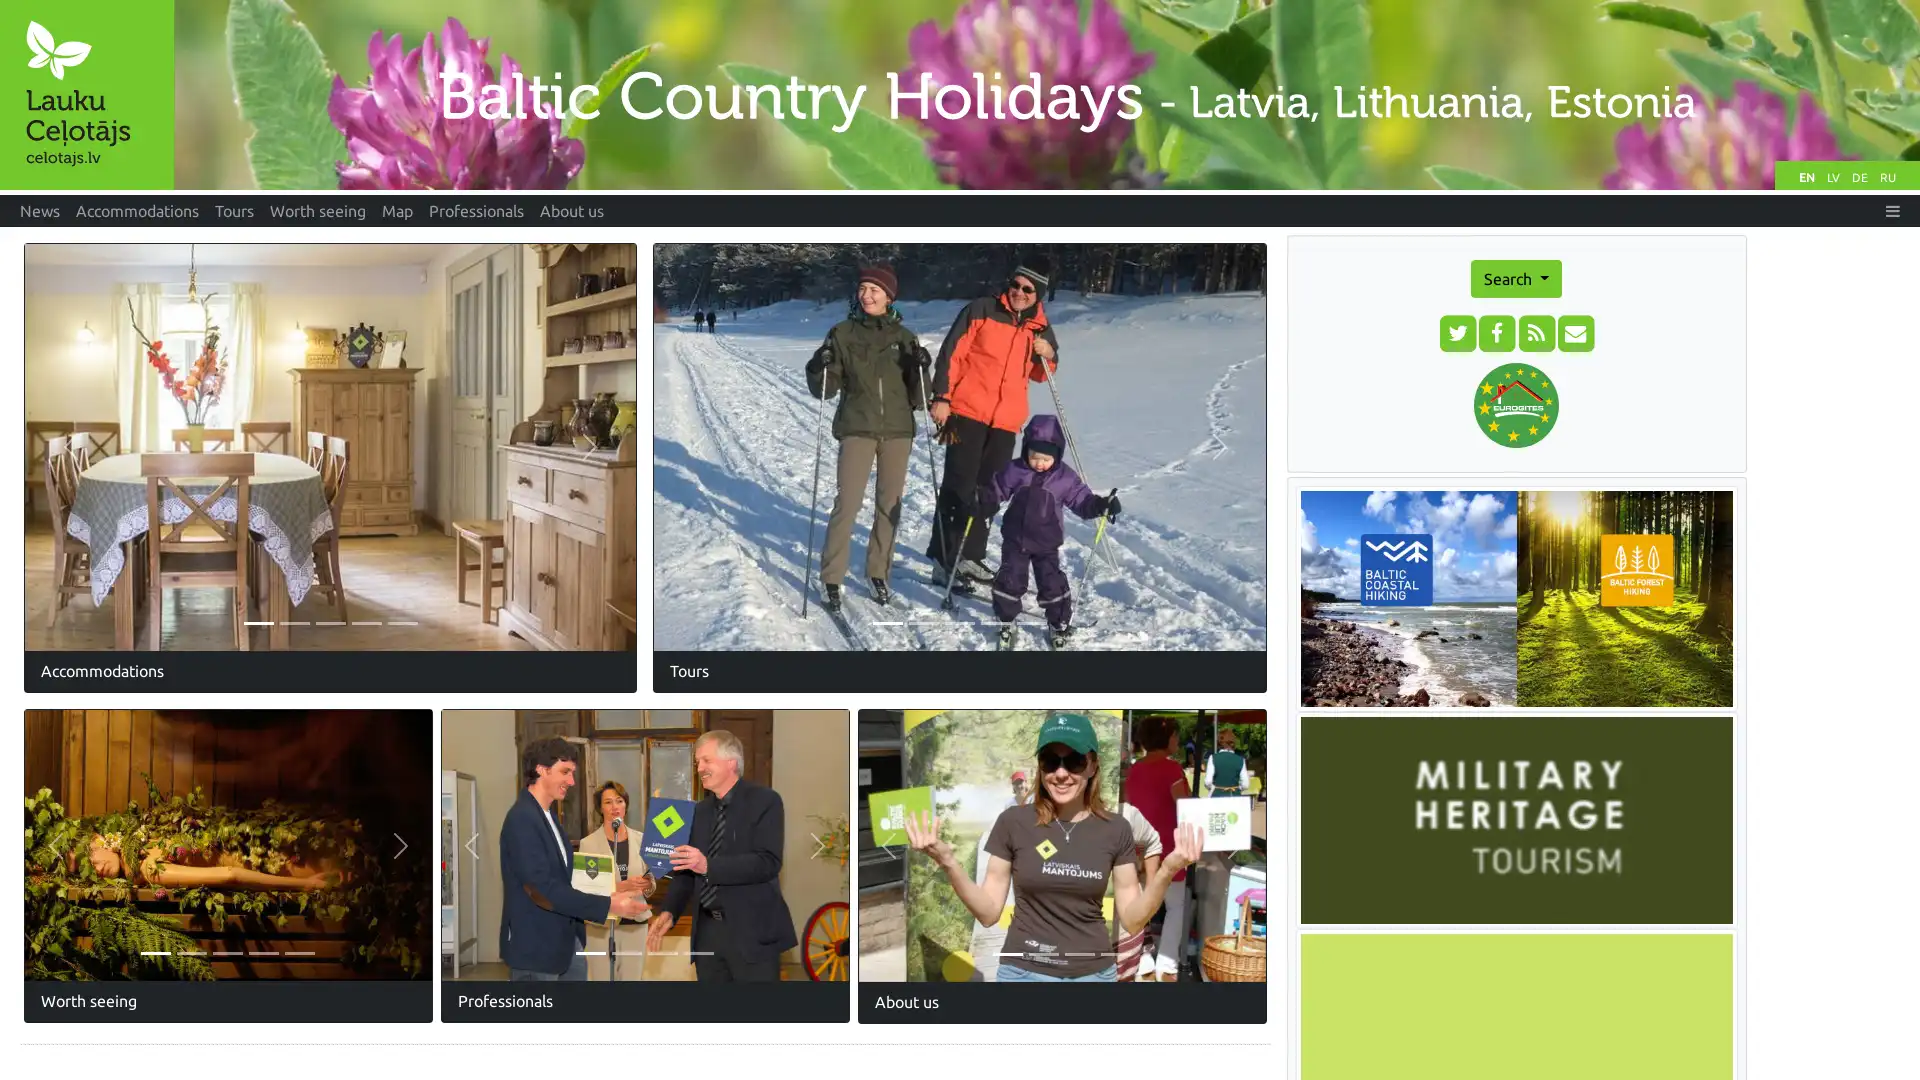 This screenshot has width=1920, height=1080. I want to click on Previous, so click(55, 845).